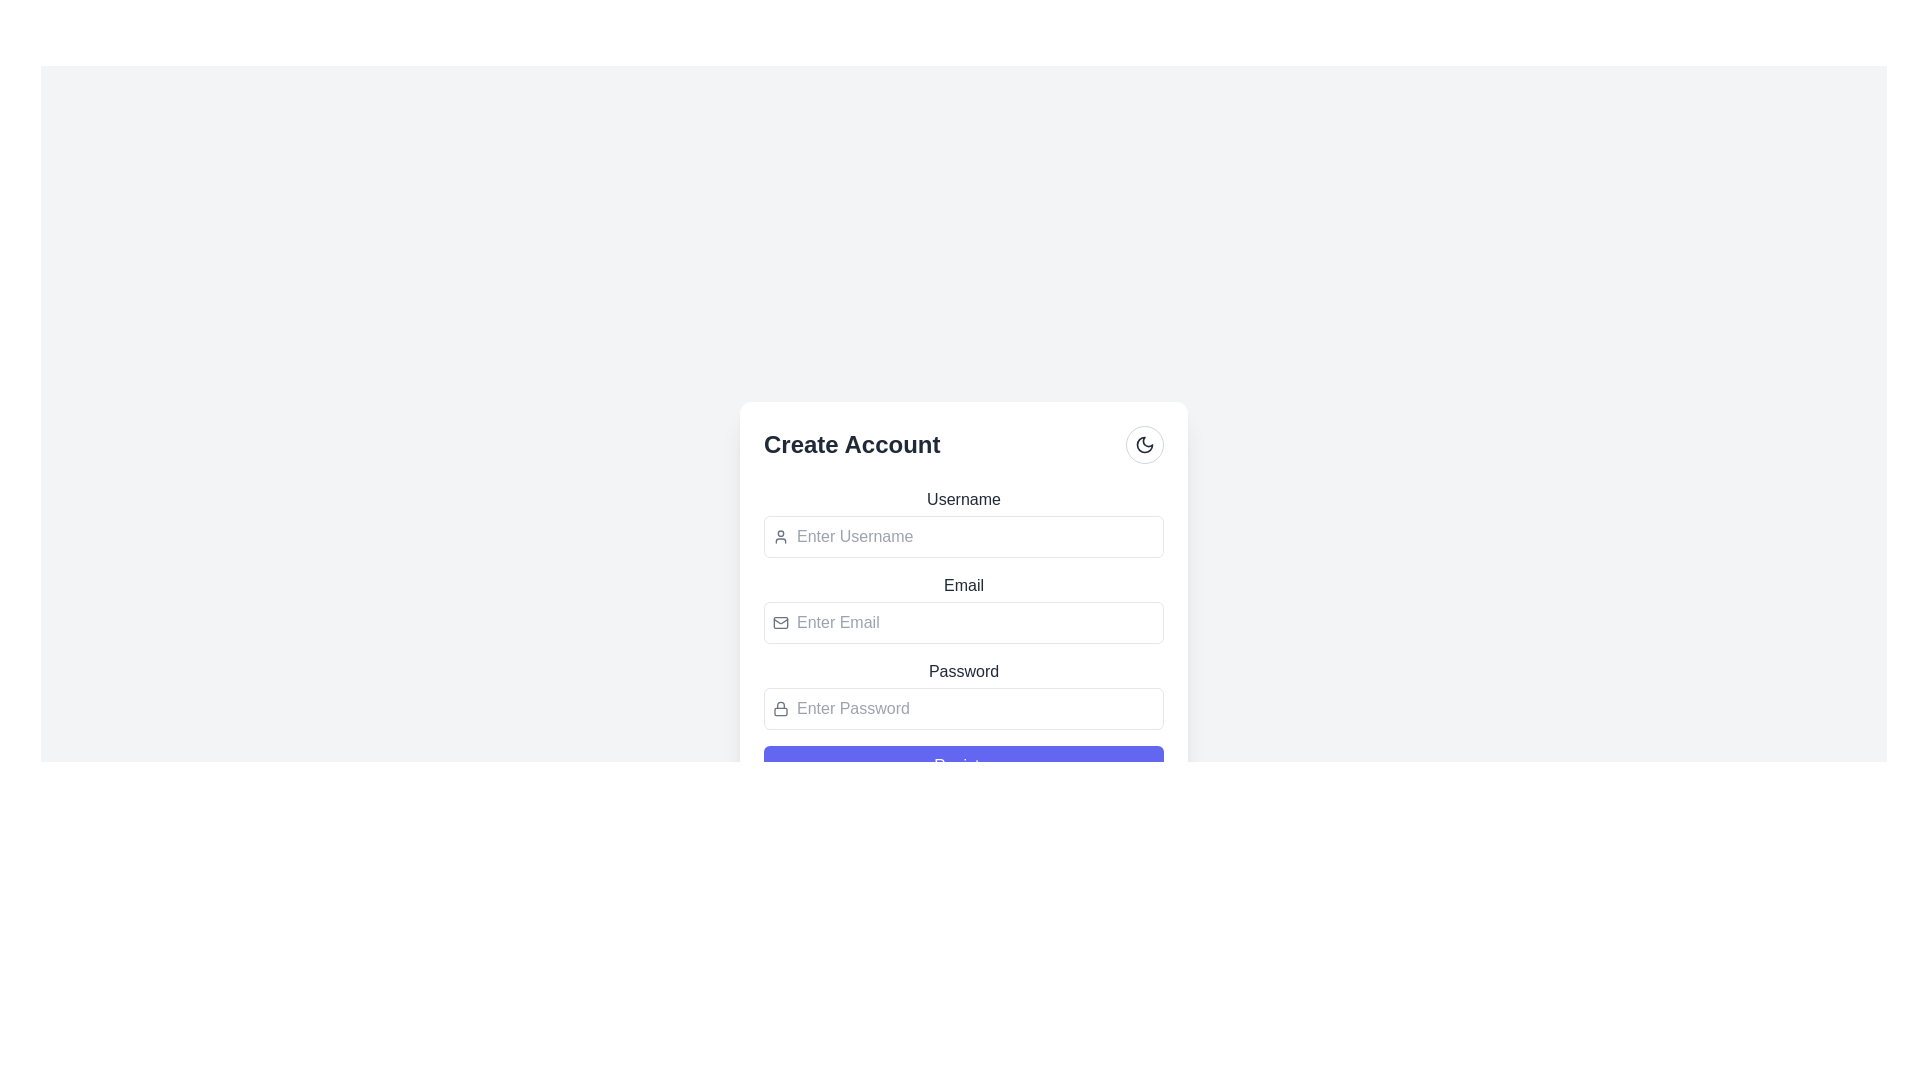 The width and height of the screenshot is (1920, 1080). Describe the element at coordinates (780, 622) in the screenshot. I see `the rectangular shape with rounded corners that serves as the background of the mail symbol within the SVG of the 'Create Account' section, located to the left of the 'Email' text input box` at that location.